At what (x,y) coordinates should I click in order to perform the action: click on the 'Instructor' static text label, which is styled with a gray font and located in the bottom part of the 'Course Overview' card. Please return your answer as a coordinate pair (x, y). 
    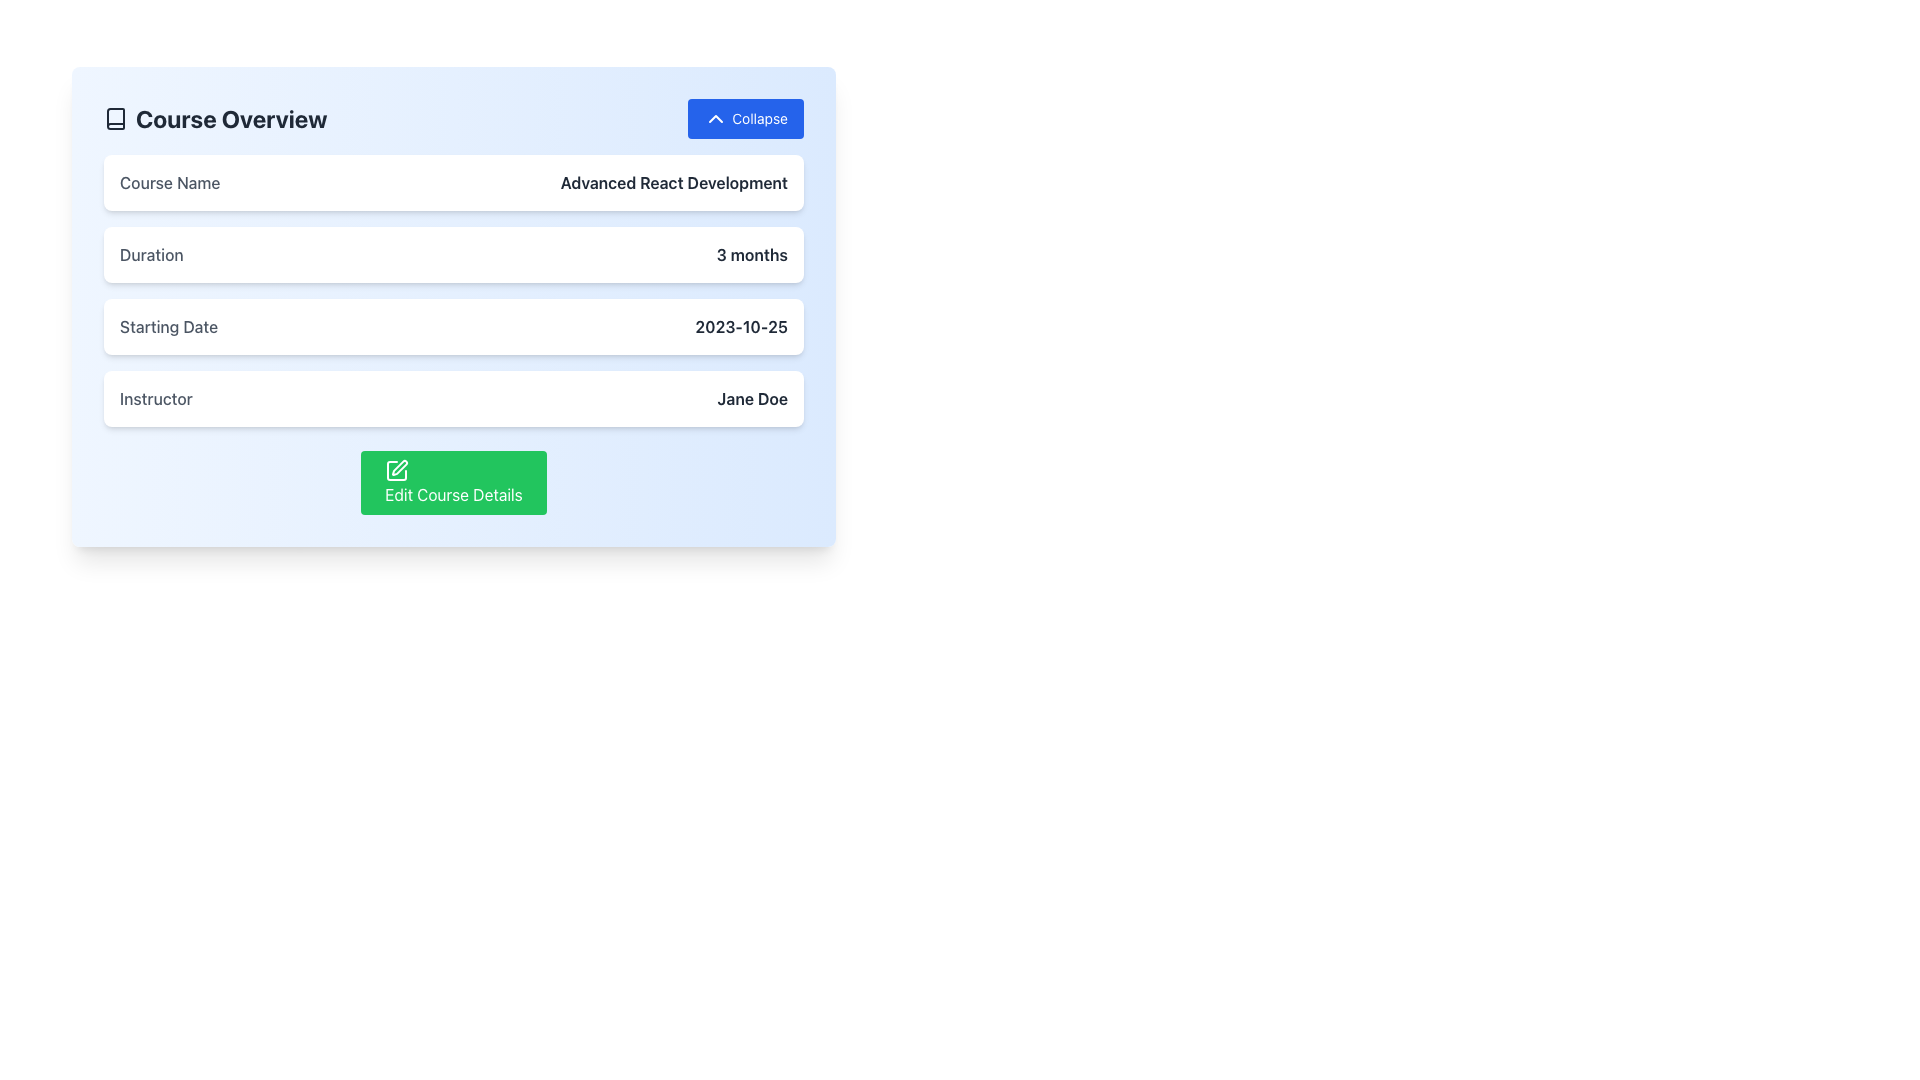
    Looking at the image, I should click on (155, 398).